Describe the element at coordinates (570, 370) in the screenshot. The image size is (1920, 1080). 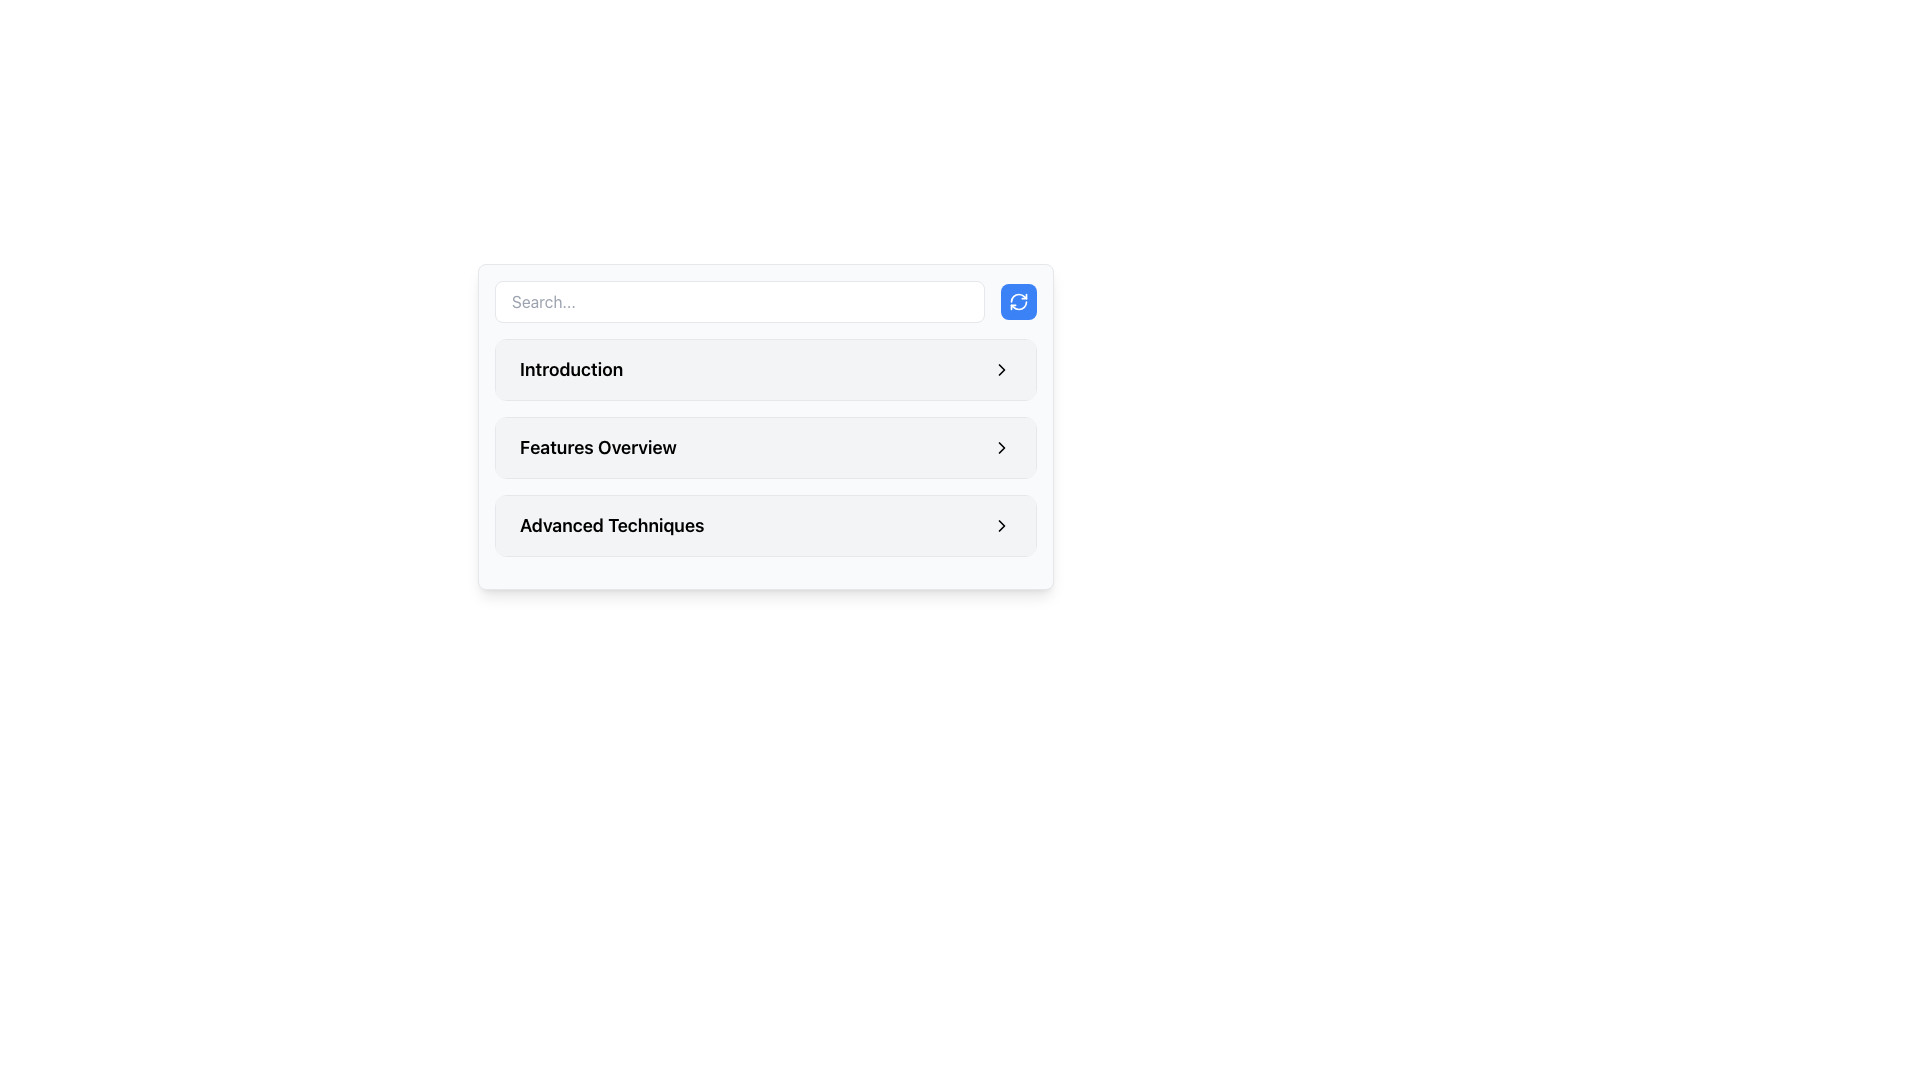
I see `the 'Introduction' text label, which serves as a heading in the first row under the search box, aligned to the left` at that location.